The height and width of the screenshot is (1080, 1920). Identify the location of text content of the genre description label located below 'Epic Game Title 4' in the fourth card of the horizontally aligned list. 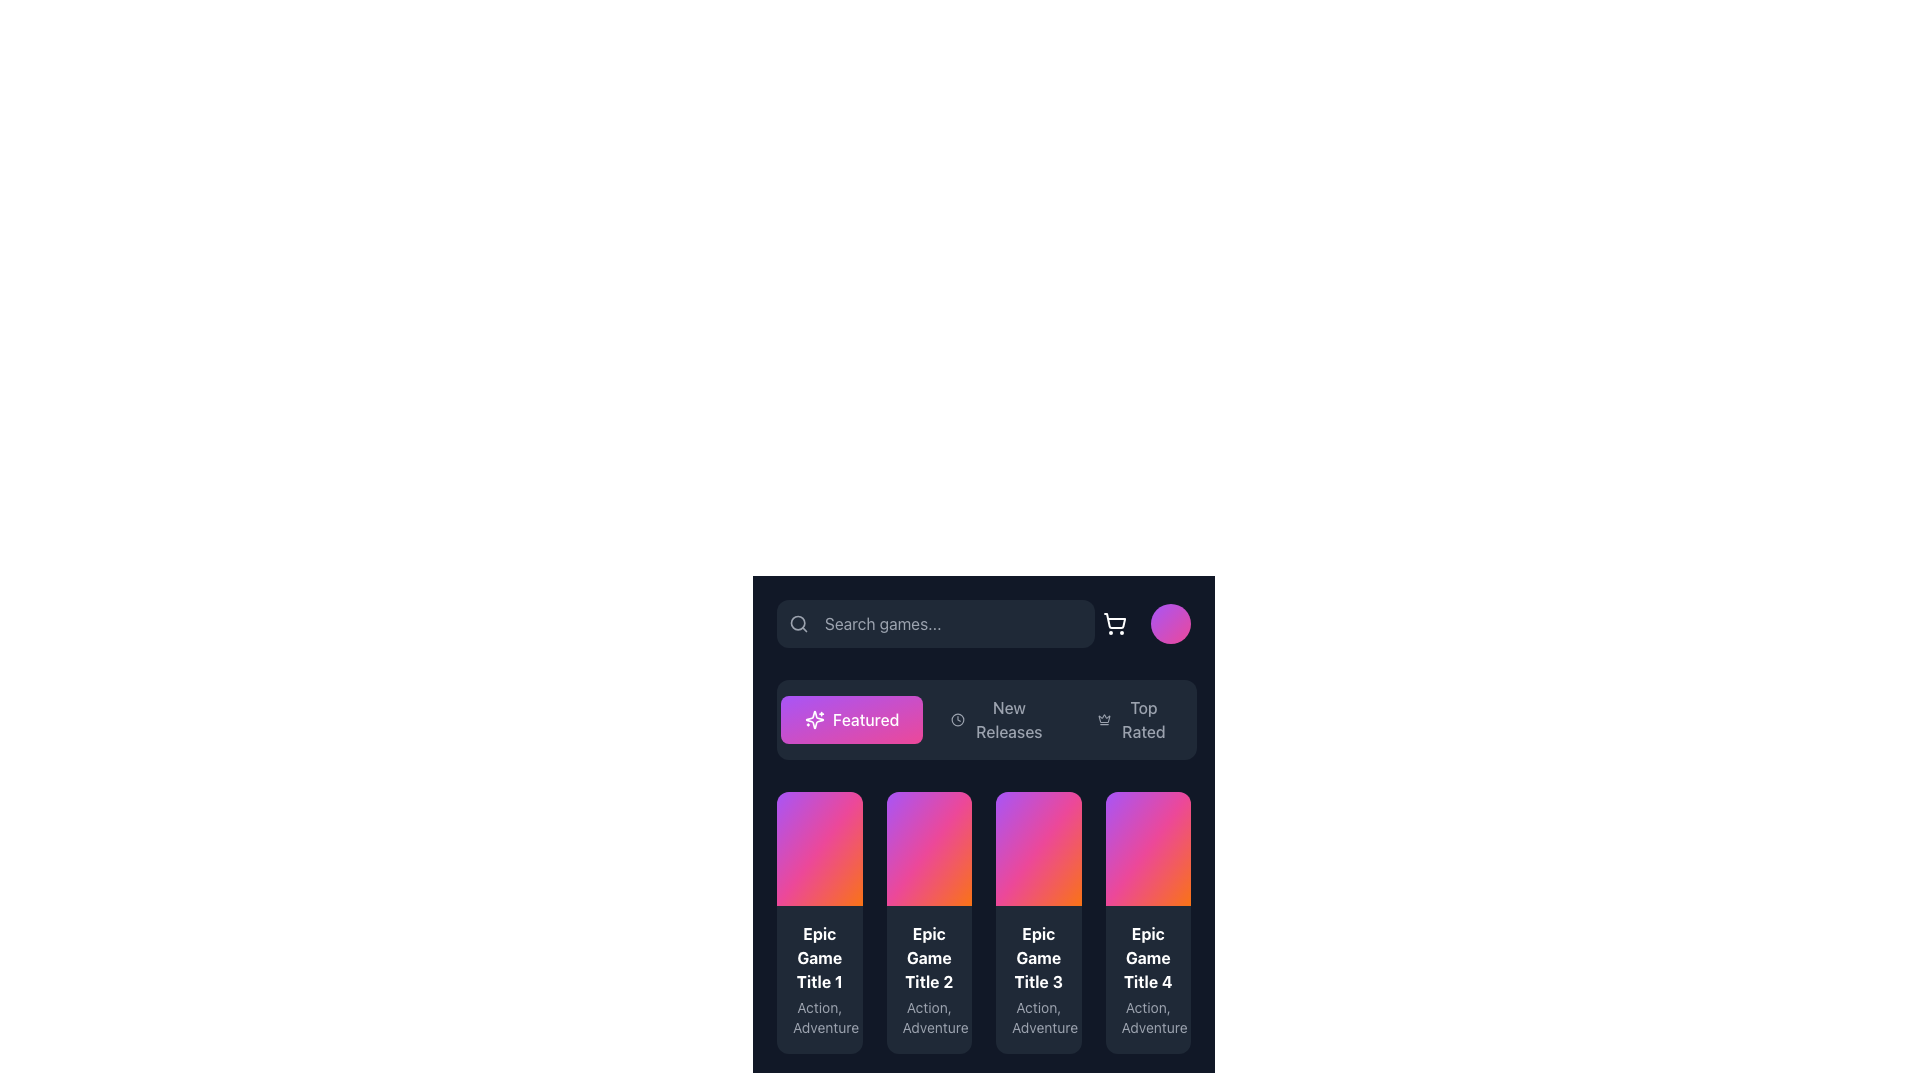
(1148, 941).